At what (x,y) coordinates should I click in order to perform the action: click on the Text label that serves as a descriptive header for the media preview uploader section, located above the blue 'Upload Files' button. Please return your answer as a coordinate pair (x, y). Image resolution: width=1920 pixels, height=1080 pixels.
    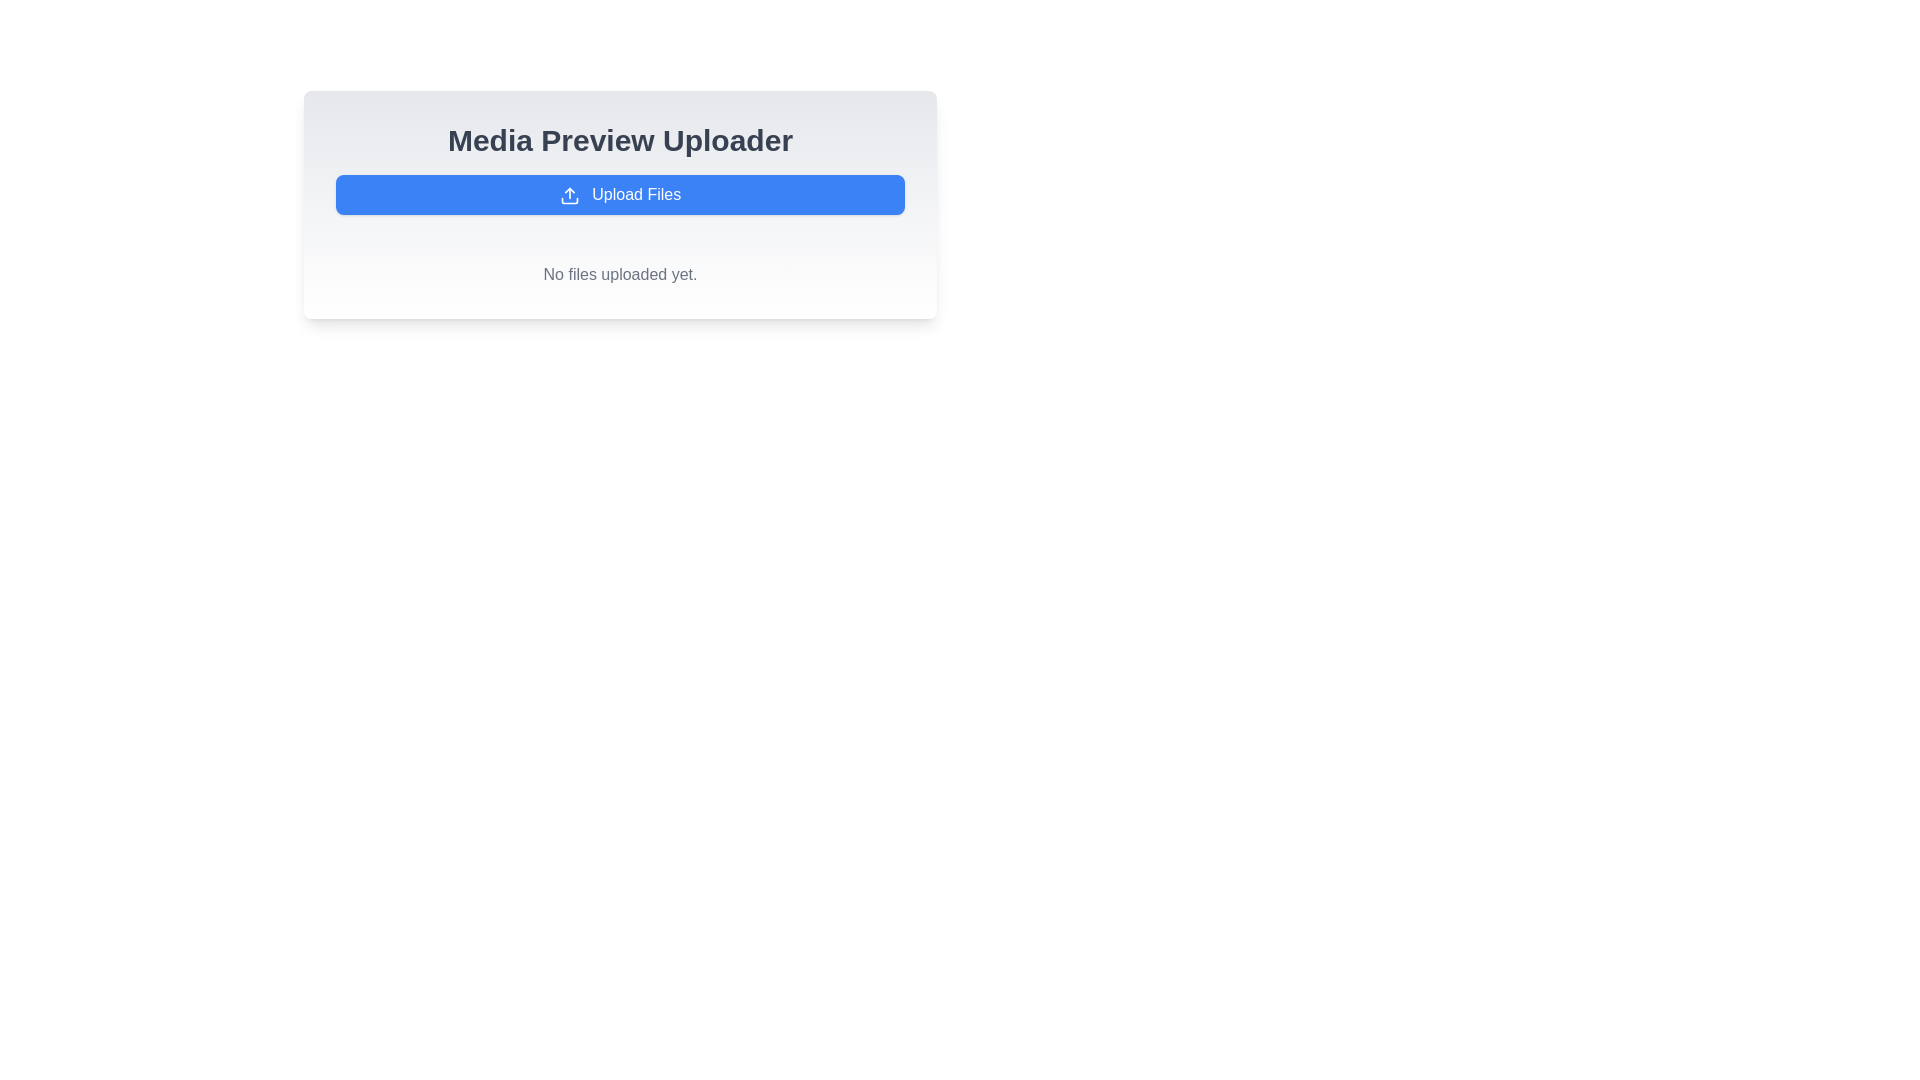
    Looking at the image, I should click on (619, 140).